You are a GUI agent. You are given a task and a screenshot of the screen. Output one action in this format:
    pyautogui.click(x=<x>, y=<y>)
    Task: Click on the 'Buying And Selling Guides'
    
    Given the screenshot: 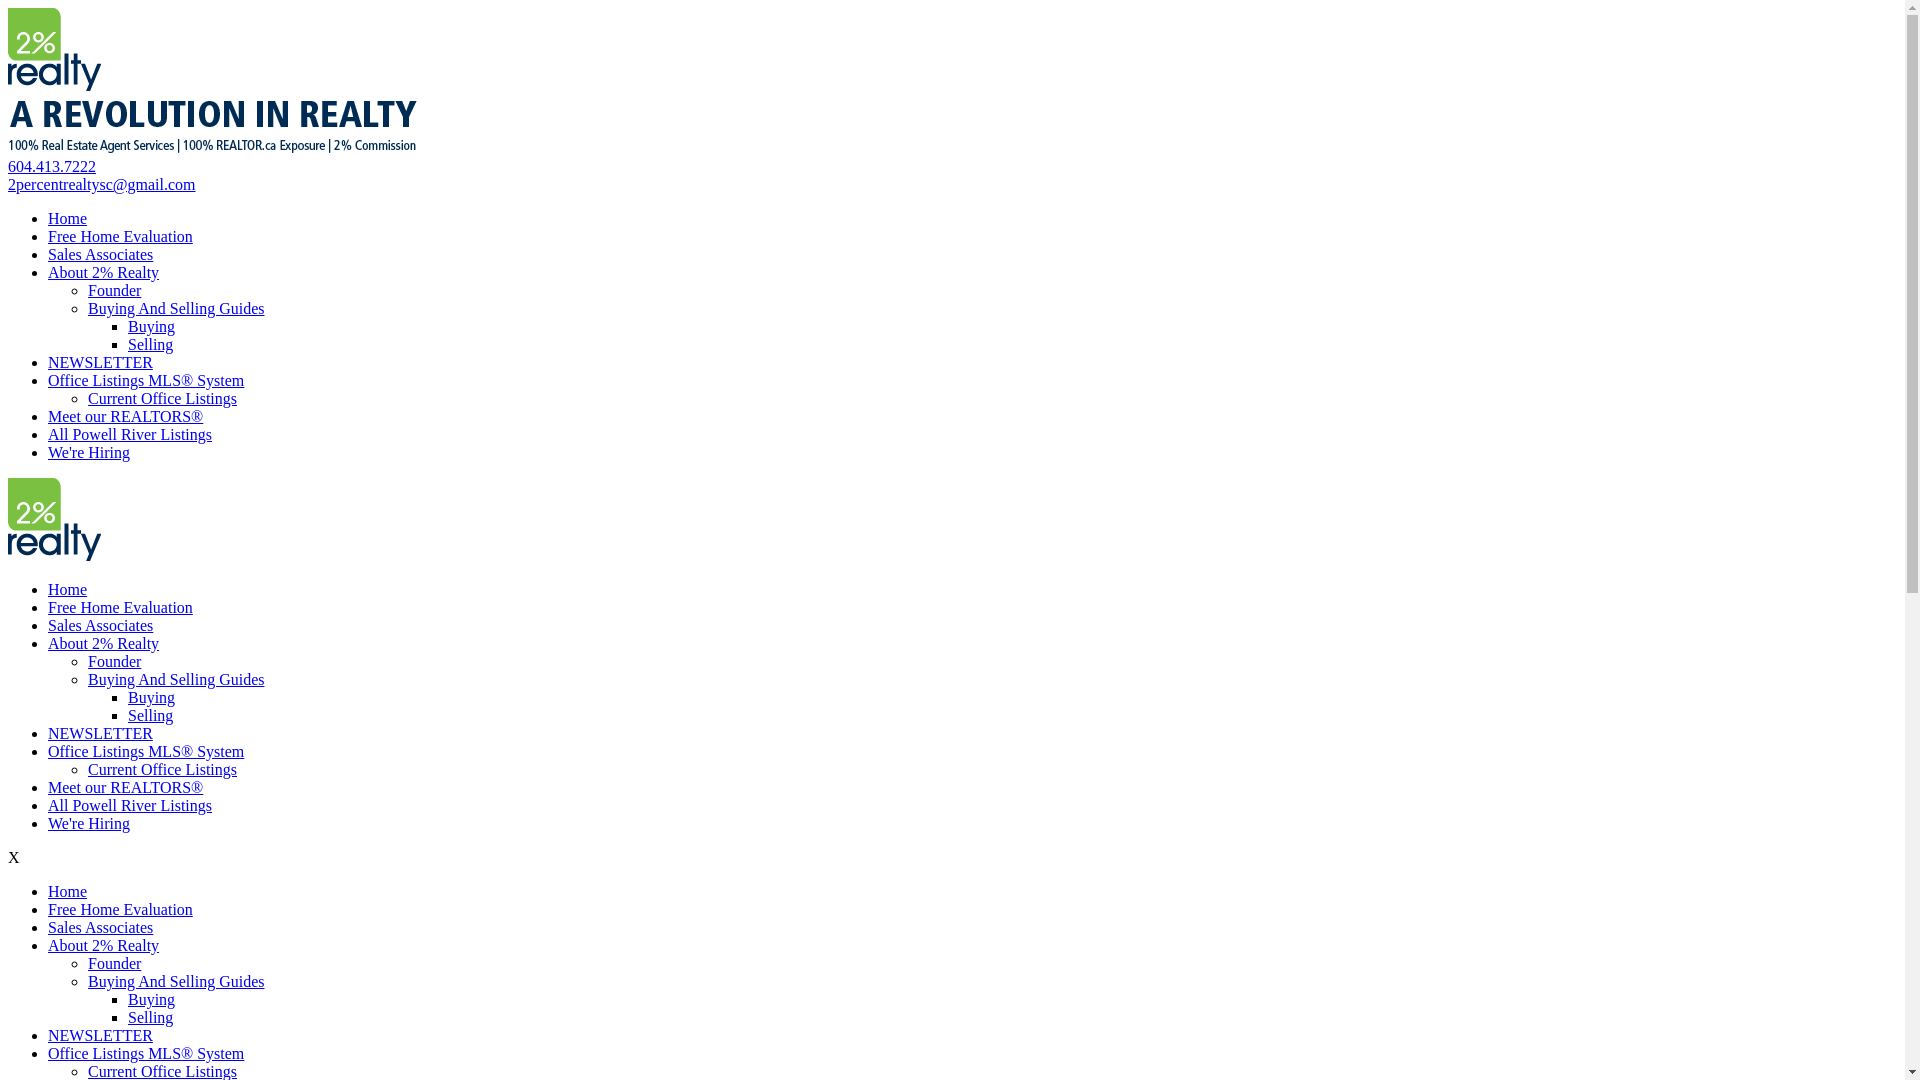 What is the action you would take?
    pyautogui.click(x=86, y=980)
    